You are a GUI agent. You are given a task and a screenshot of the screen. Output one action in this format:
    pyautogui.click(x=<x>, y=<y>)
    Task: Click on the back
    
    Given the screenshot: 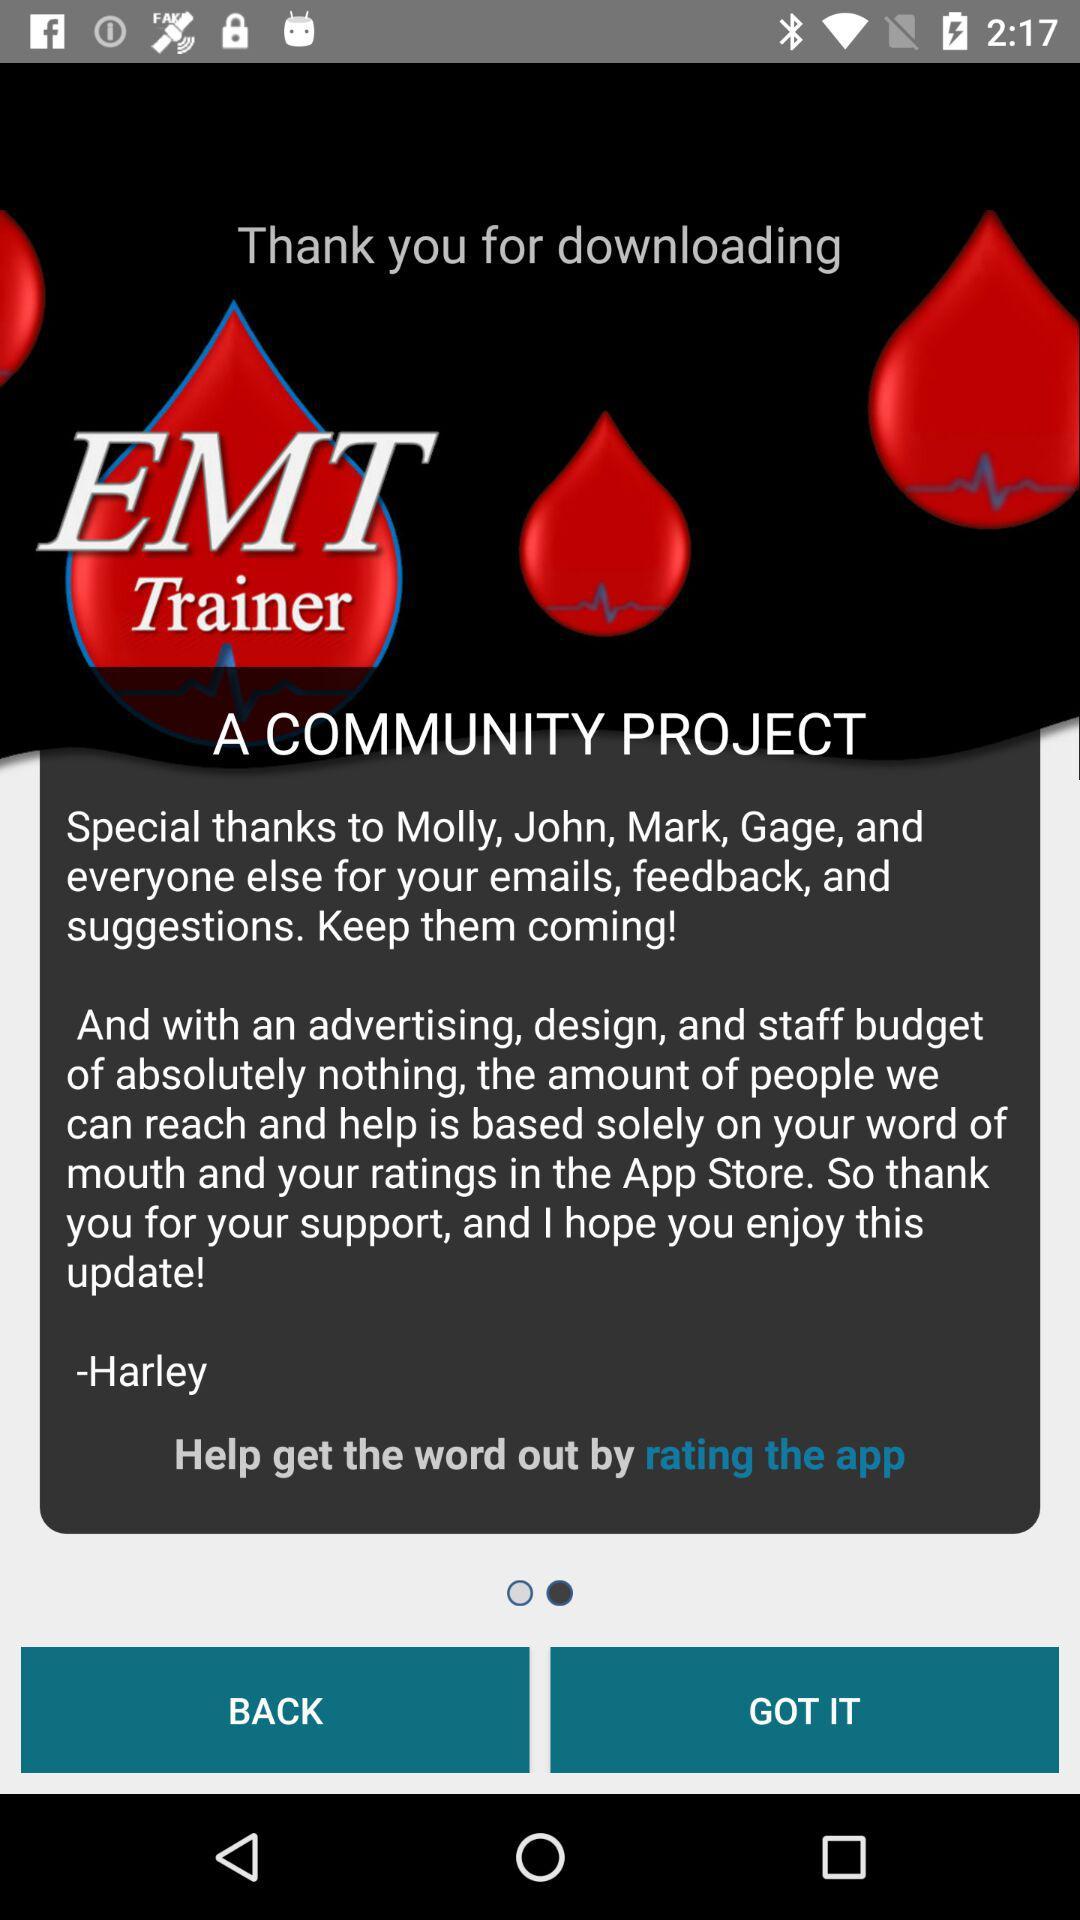 What is the action you would take?
    pyautogui.click(x=275, y=1708)
    